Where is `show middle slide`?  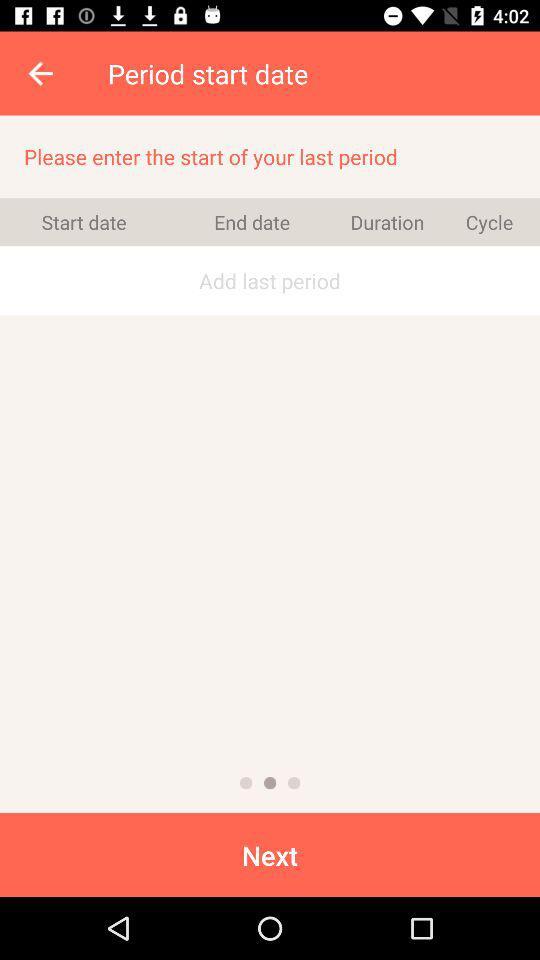
show middle slide is located at coordinates (270, 783).